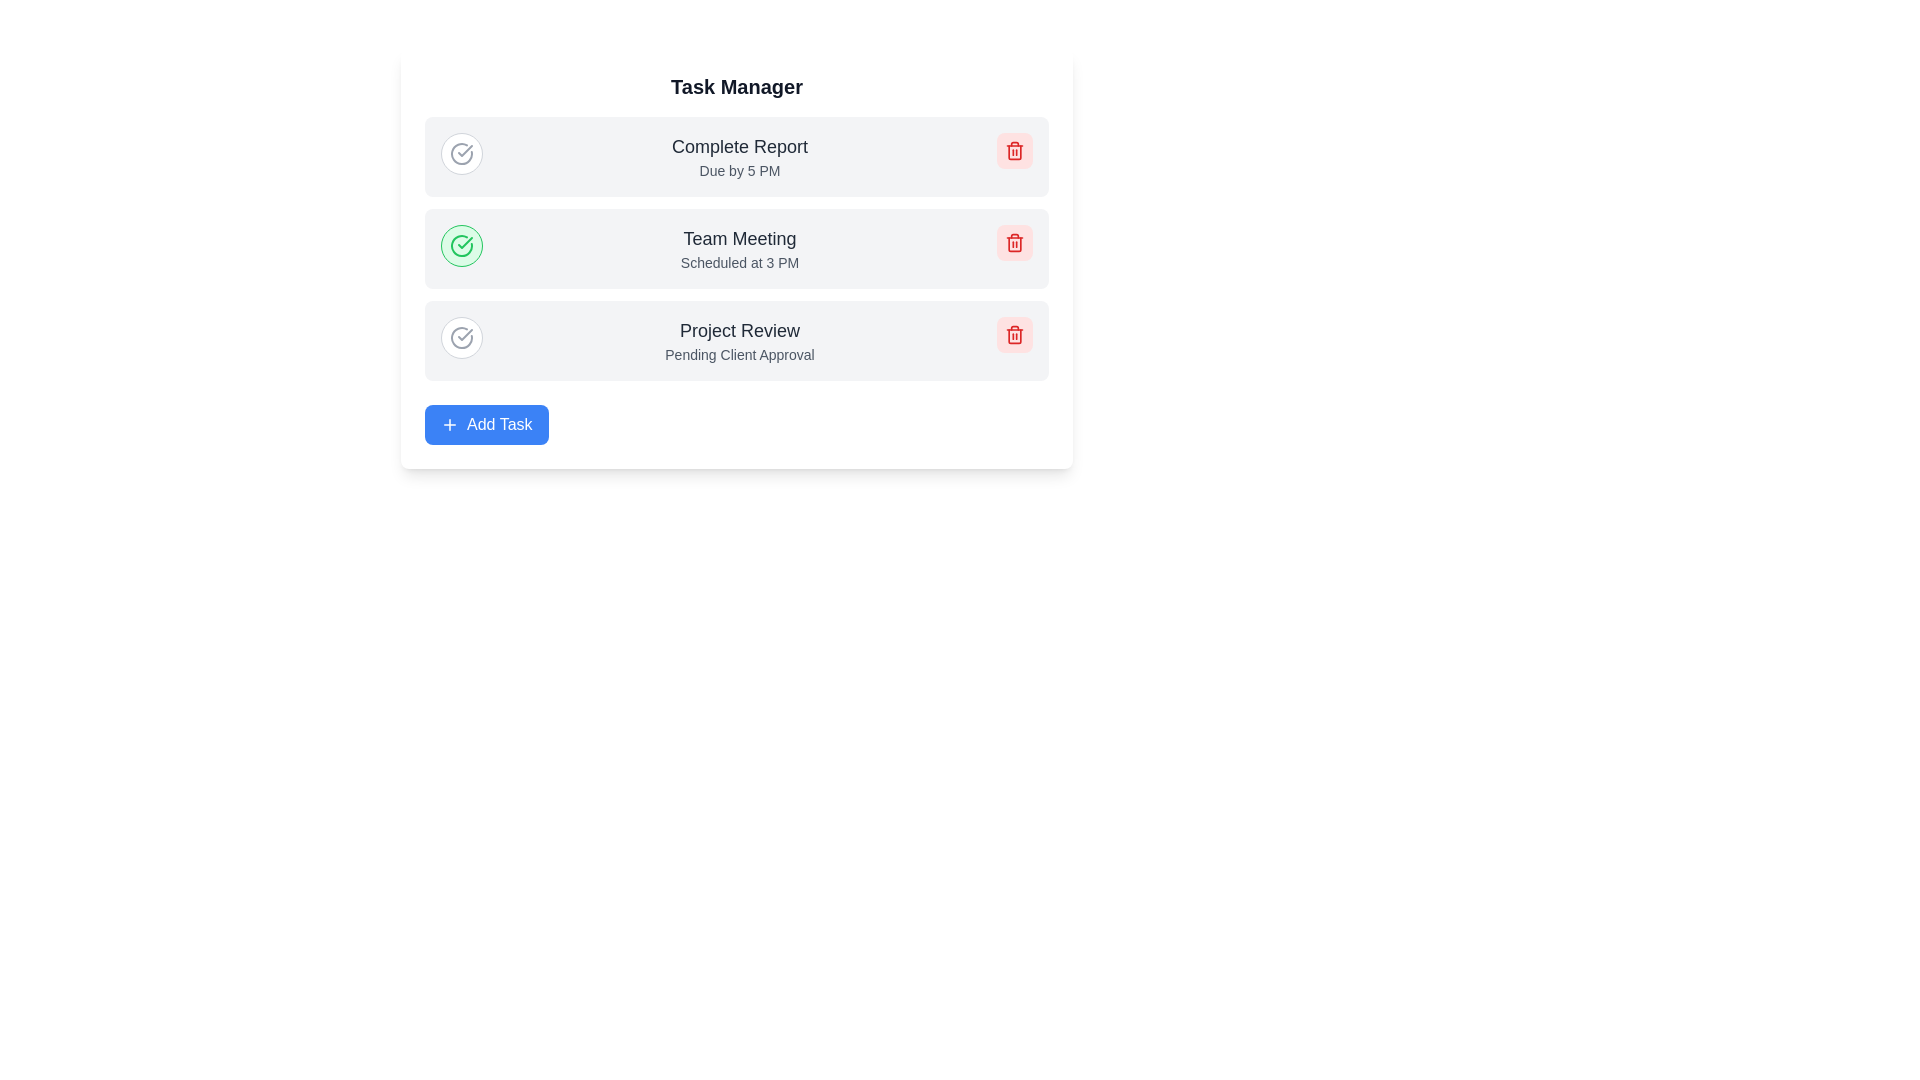 The image size is (1920, 1080). Describe the element at coordinates (1014, 334) in the screenshot. I see `the delete button for the task labeled 'Project Review'` at that location.